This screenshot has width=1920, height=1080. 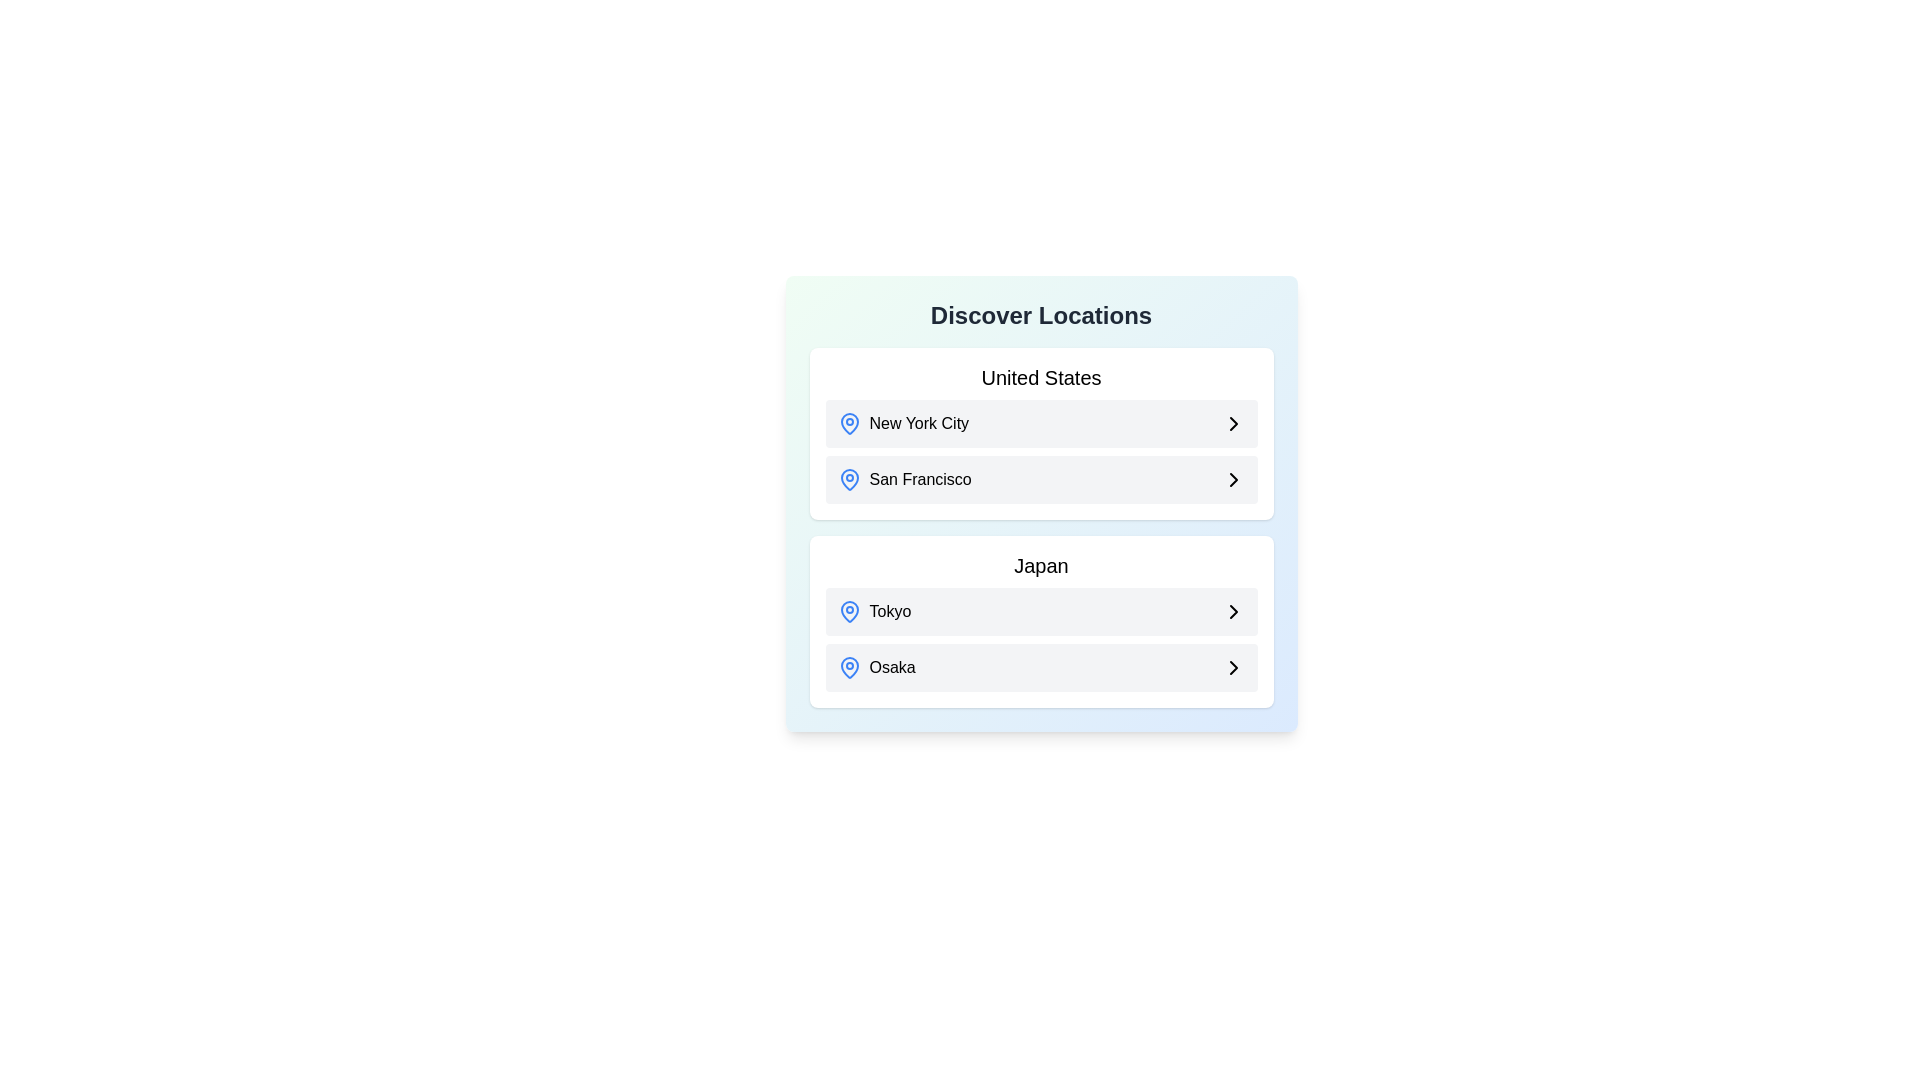 What do you see at coordinates (918, 423) in the screenshot?
I see `the 'New York City' text label in the 'Discover Locations' panel to trigger a tooltip or highlight effect` at bounding box center [918, 423].